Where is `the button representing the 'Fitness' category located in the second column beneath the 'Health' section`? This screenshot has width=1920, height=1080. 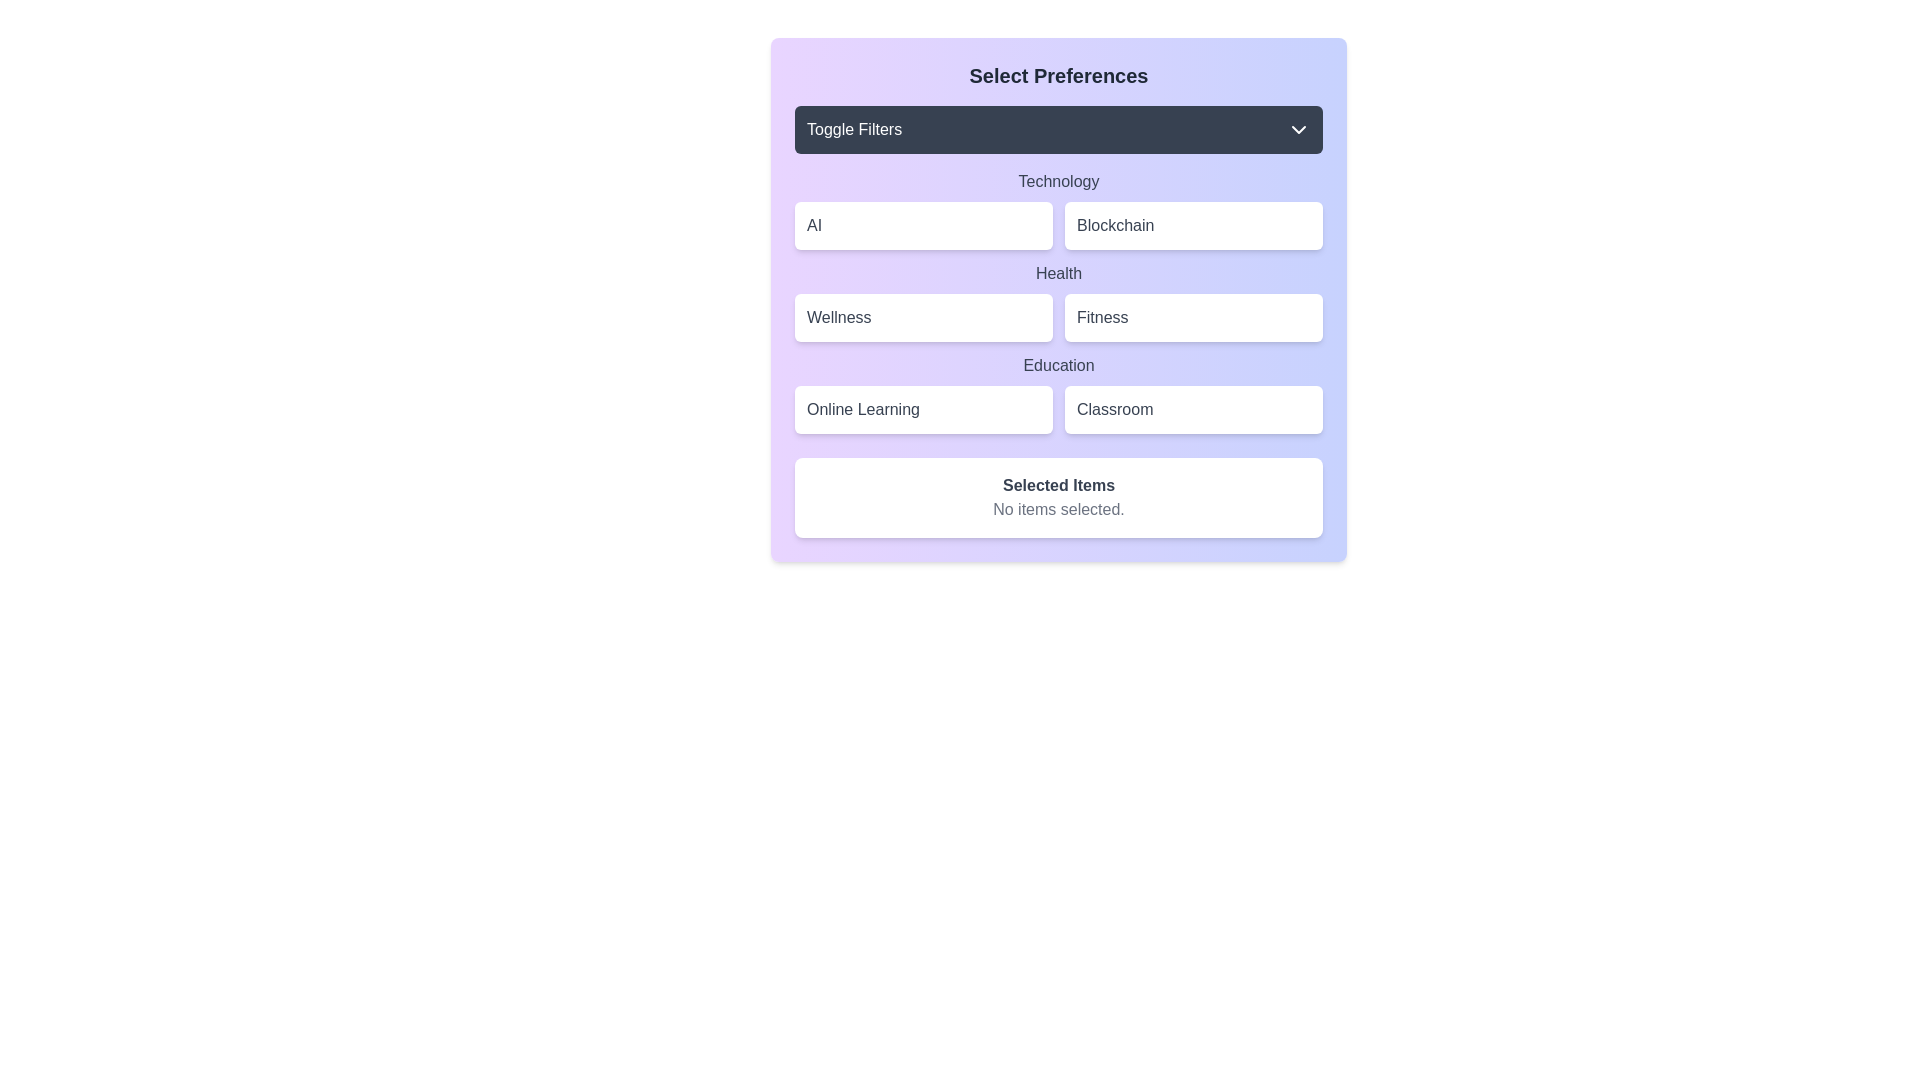 the button representing the 'Fitness' category located in the second column beneath the 'Health' section is located at coordinates (1194, 316).